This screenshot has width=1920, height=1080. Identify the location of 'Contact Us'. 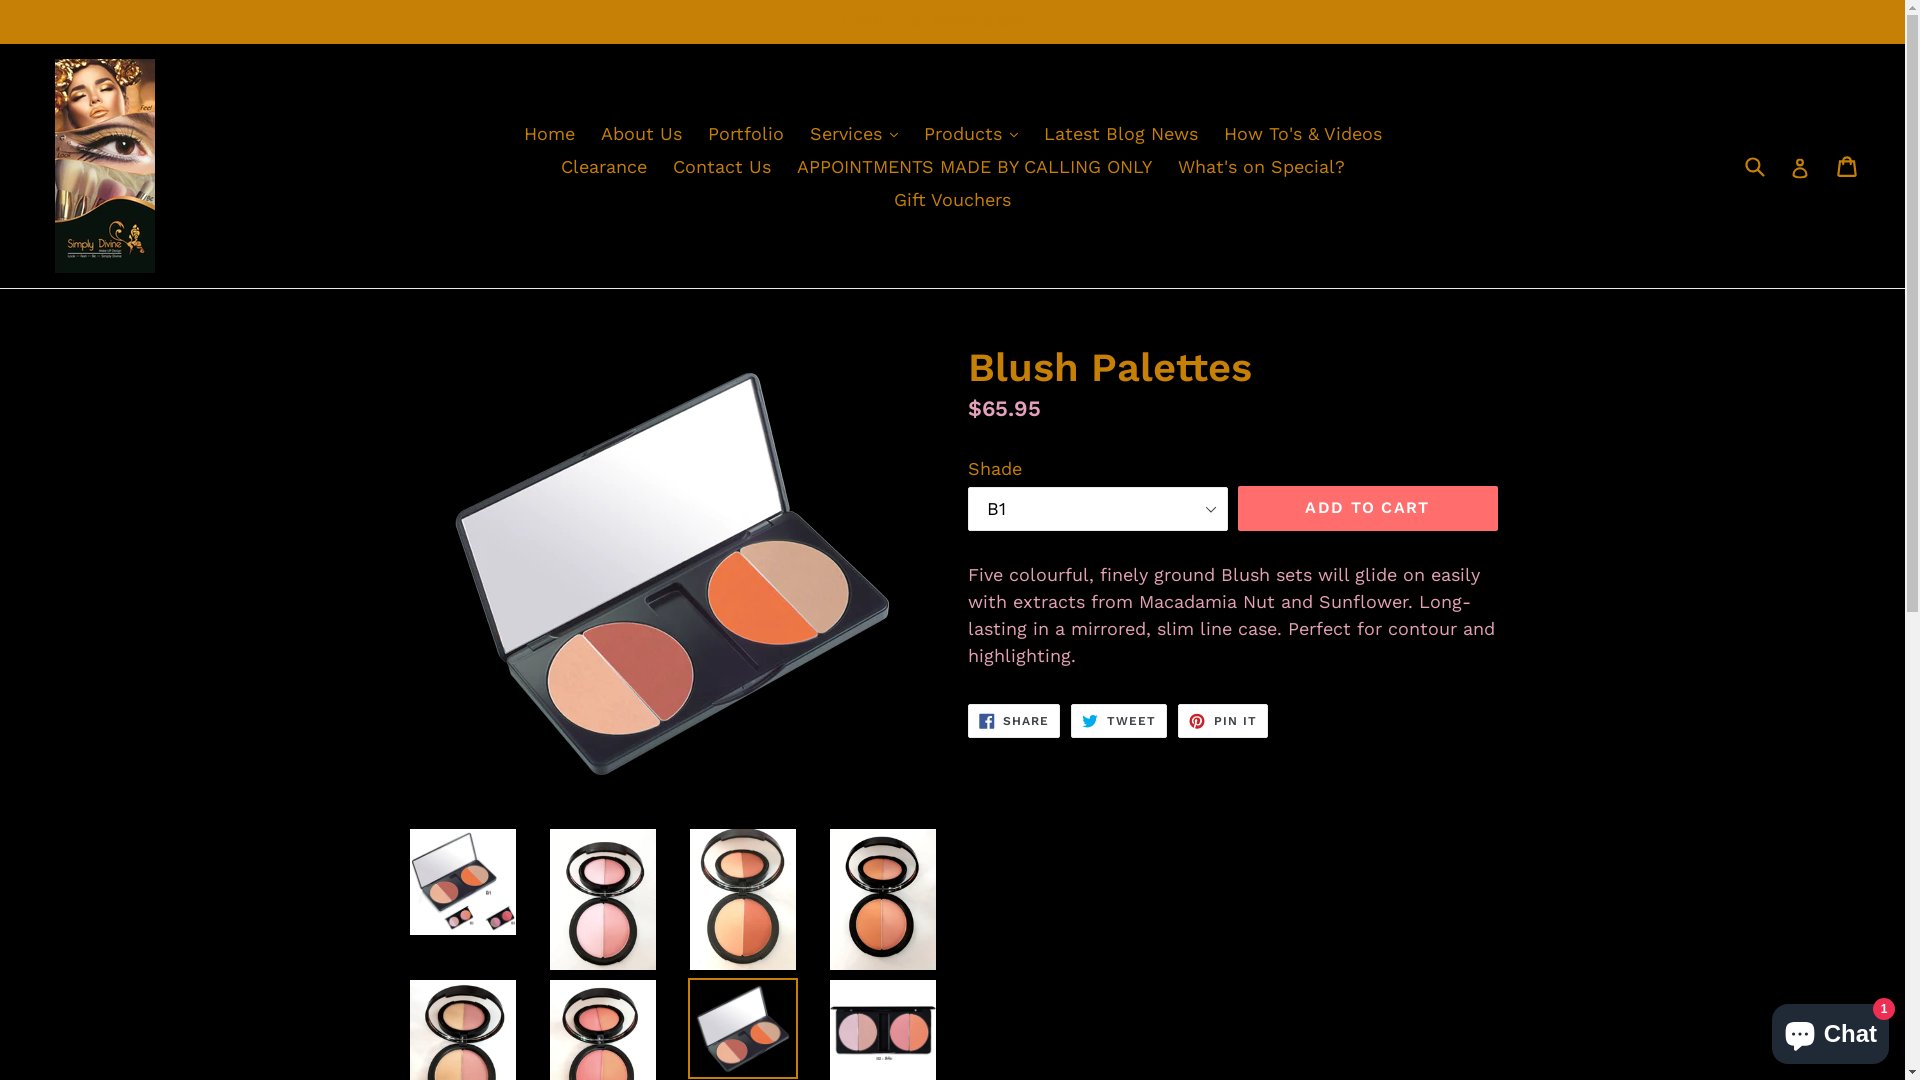
(720, 165).